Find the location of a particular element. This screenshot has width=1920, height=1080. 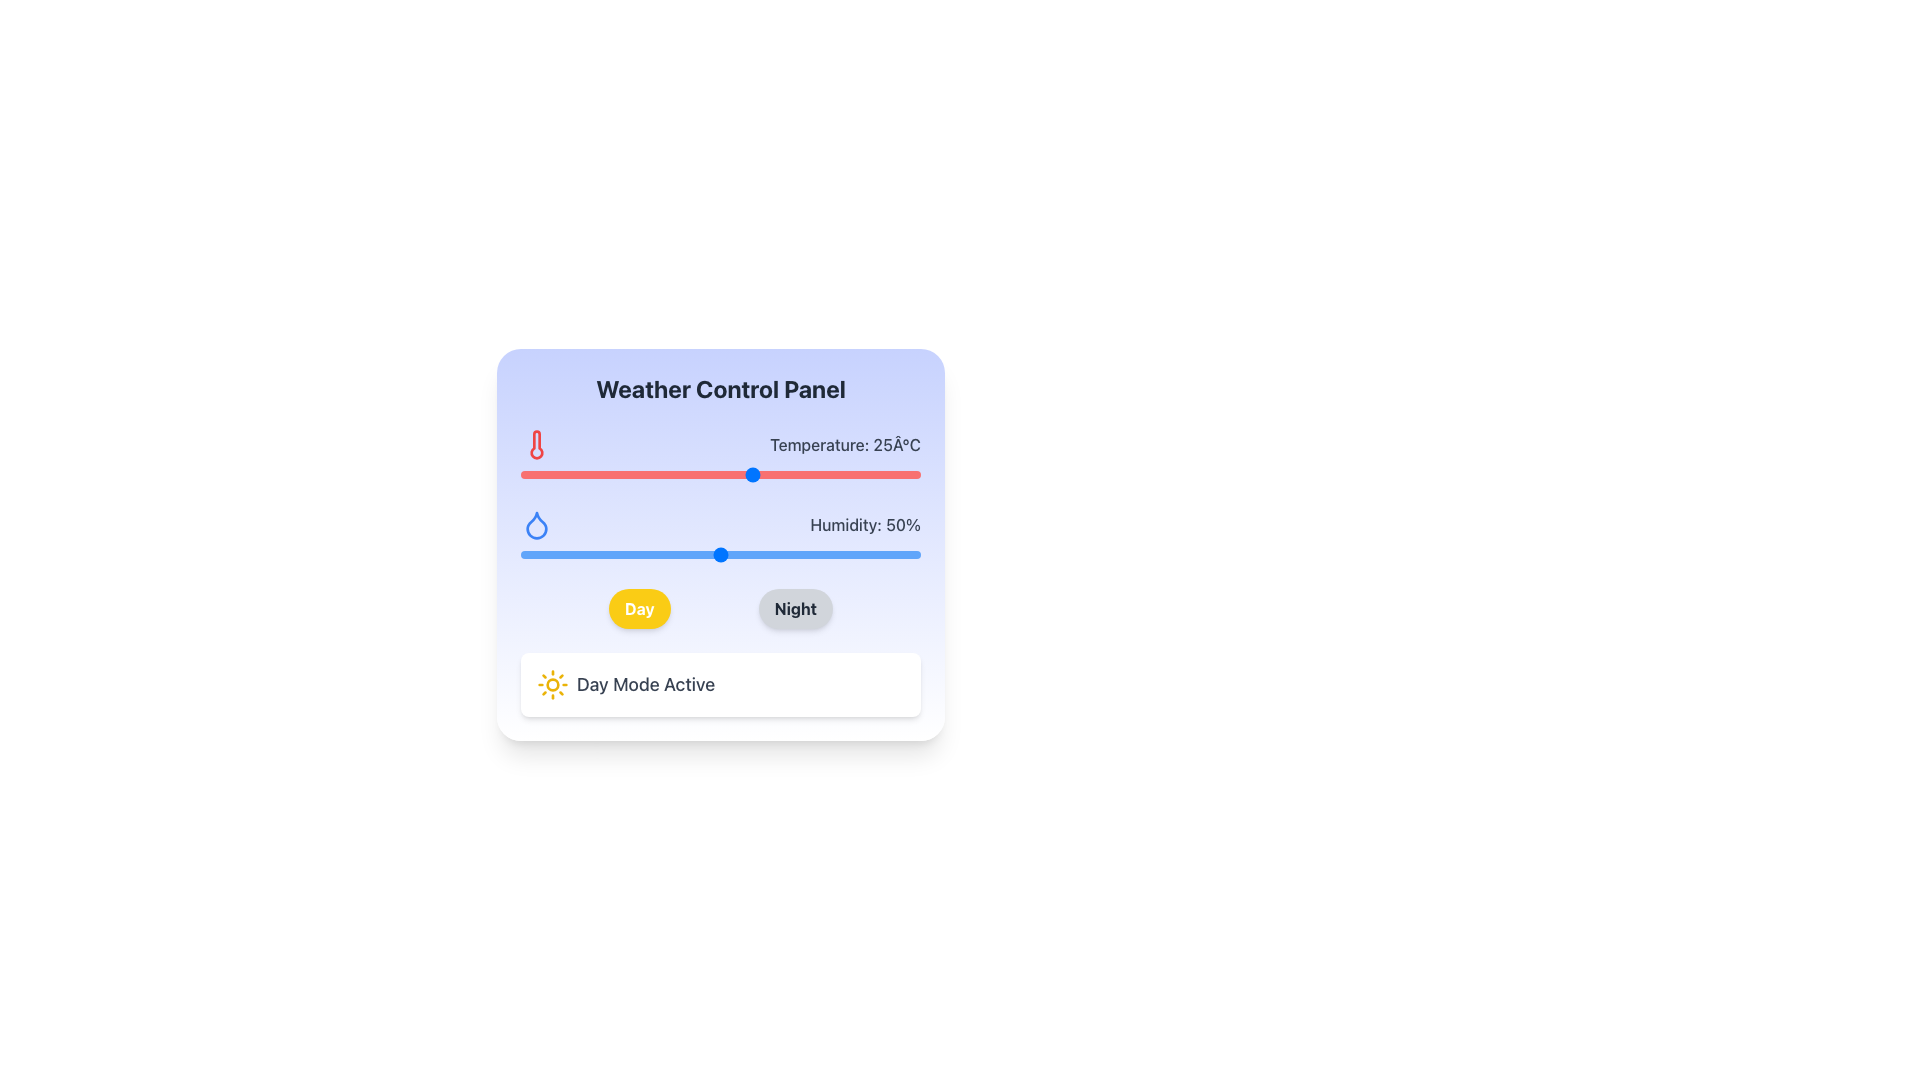

the static text displaying the current temperature value, which is located to the right of the thermometer icon and above a red progress bar is located at coordinates (845, 443).